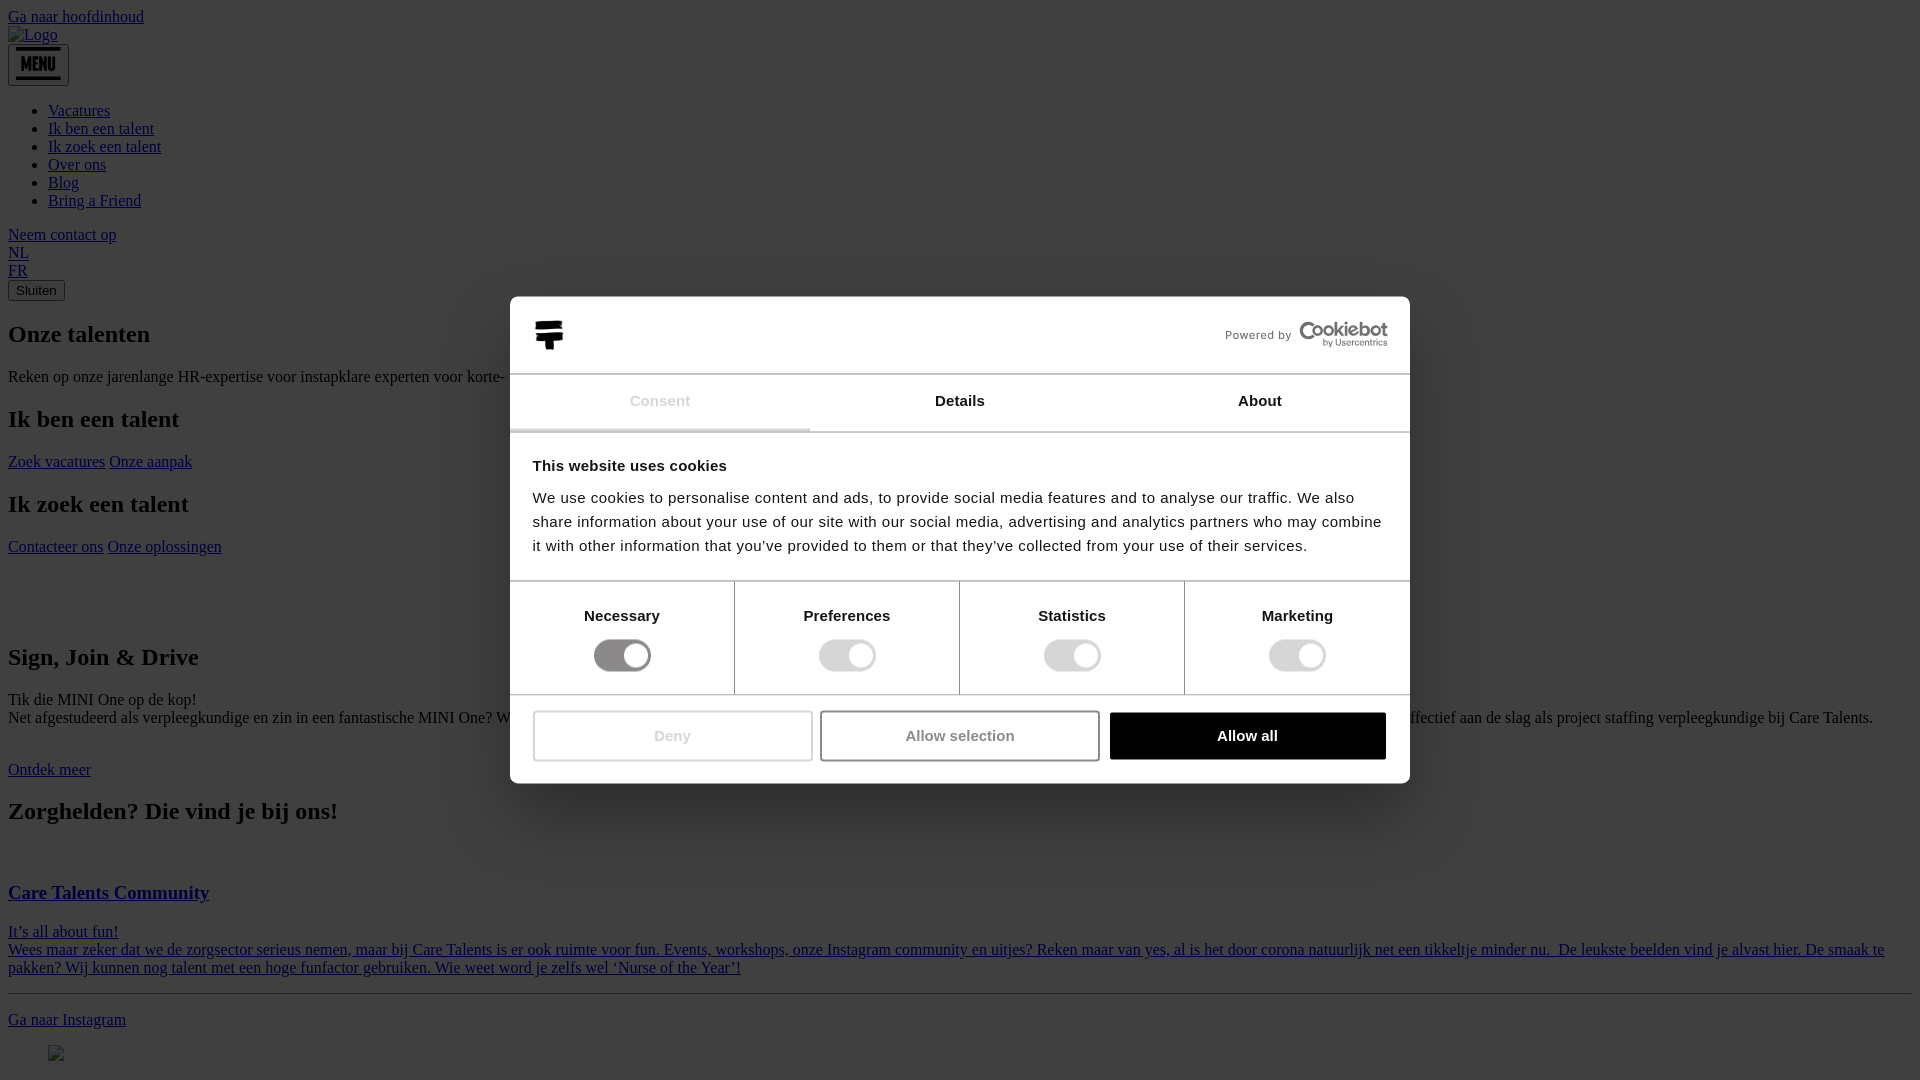 The width and height of the screenshot is (1920, 1080). Describe the element at coordinates (76, 16) in the screenshot. I see `'Ga naar hoofdinhoud'` at that location.